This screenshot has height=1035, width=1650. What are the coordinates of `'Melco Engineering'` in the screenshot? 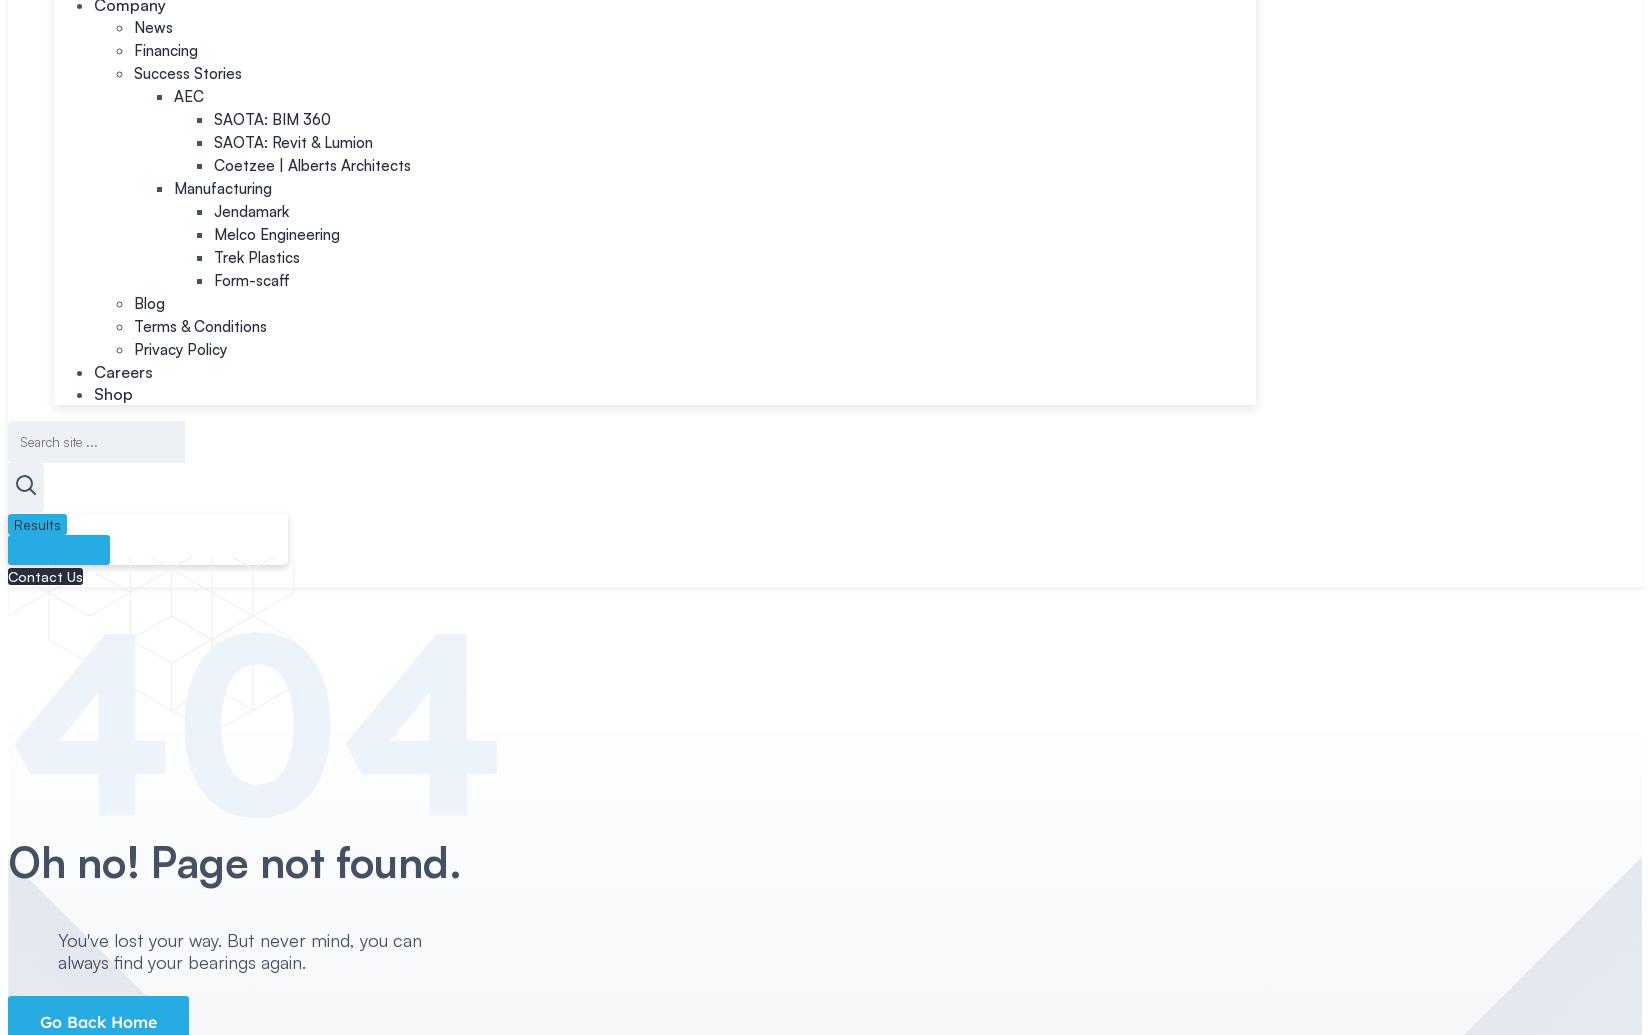 It's located at (277, 234).